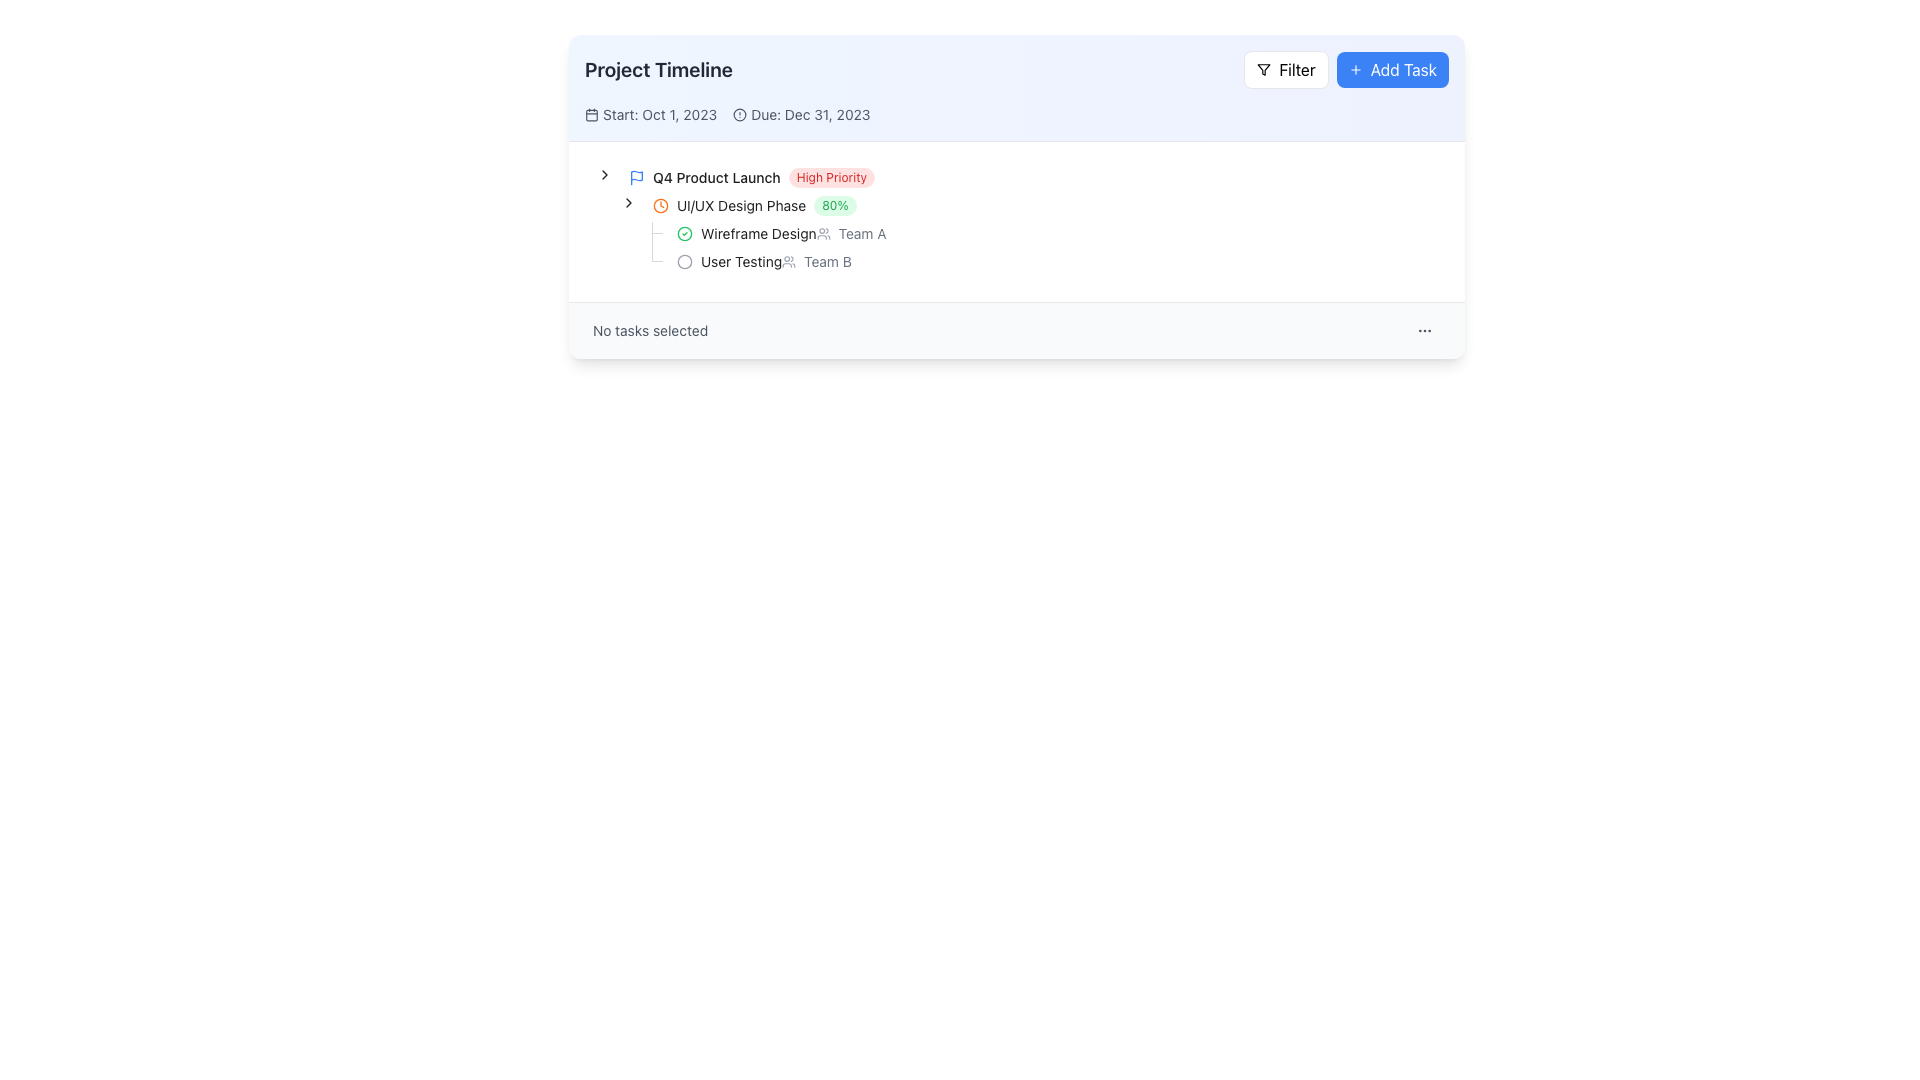 Image resolution: width=1920 pixels, height=1080 pixels. What do you see at coordinates (788, 233) in the screenshot?
I see `the Text Label with icons indicating a milestone within the 'UI/UX Design Phase'` at bounding box center [788, 233].